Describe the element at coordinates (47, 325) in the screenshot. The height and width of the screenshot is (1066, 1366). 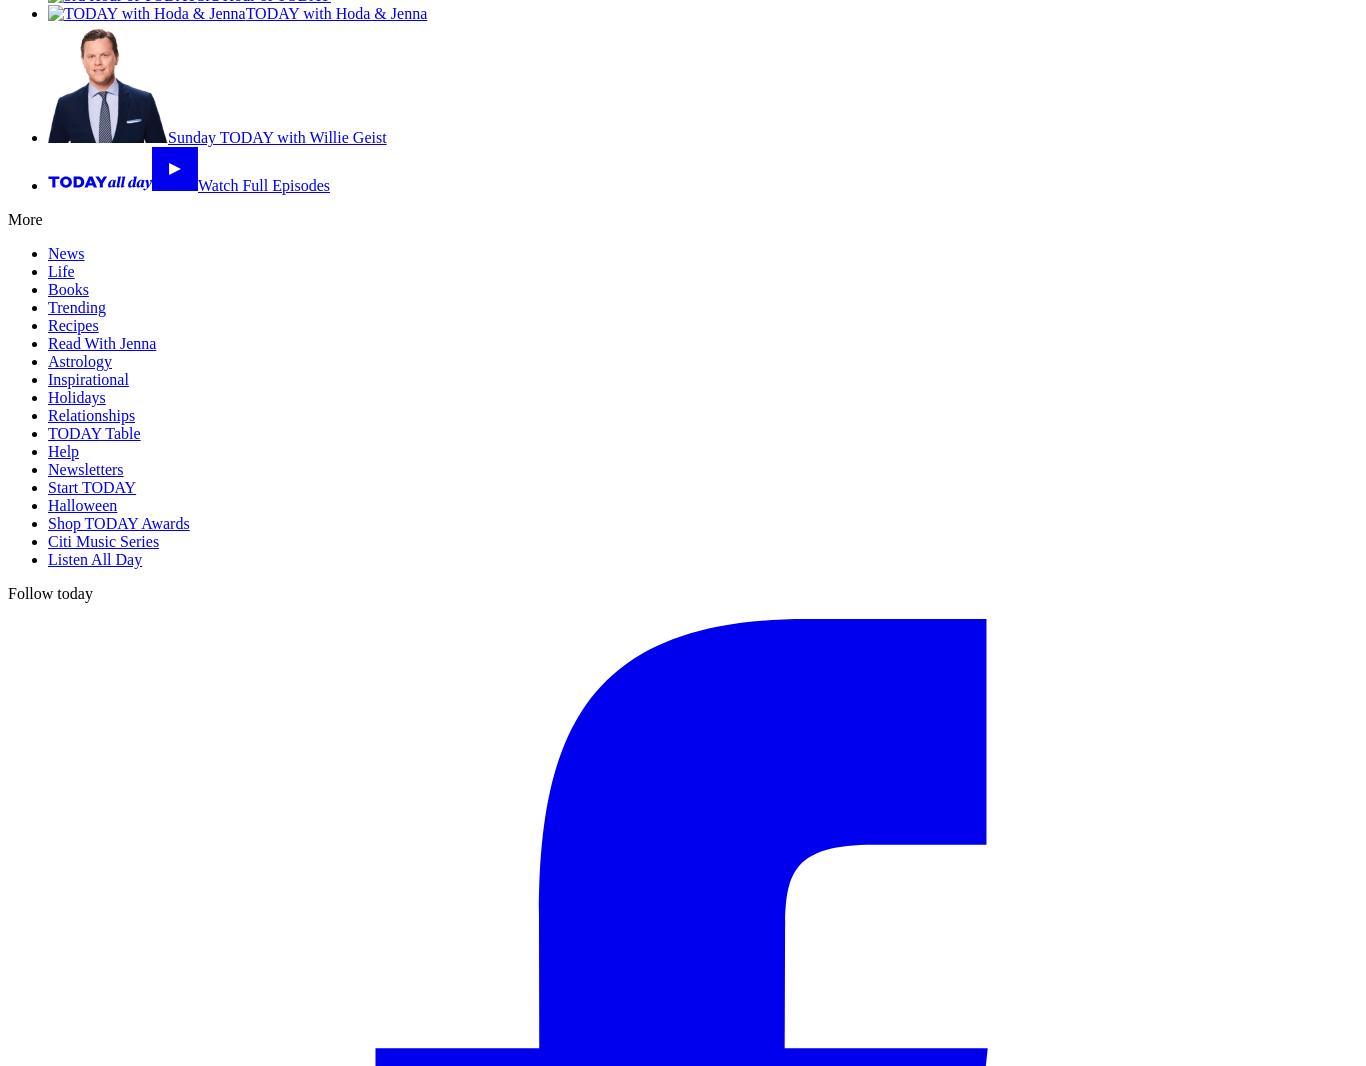
I see `'Recipes'` at that location.